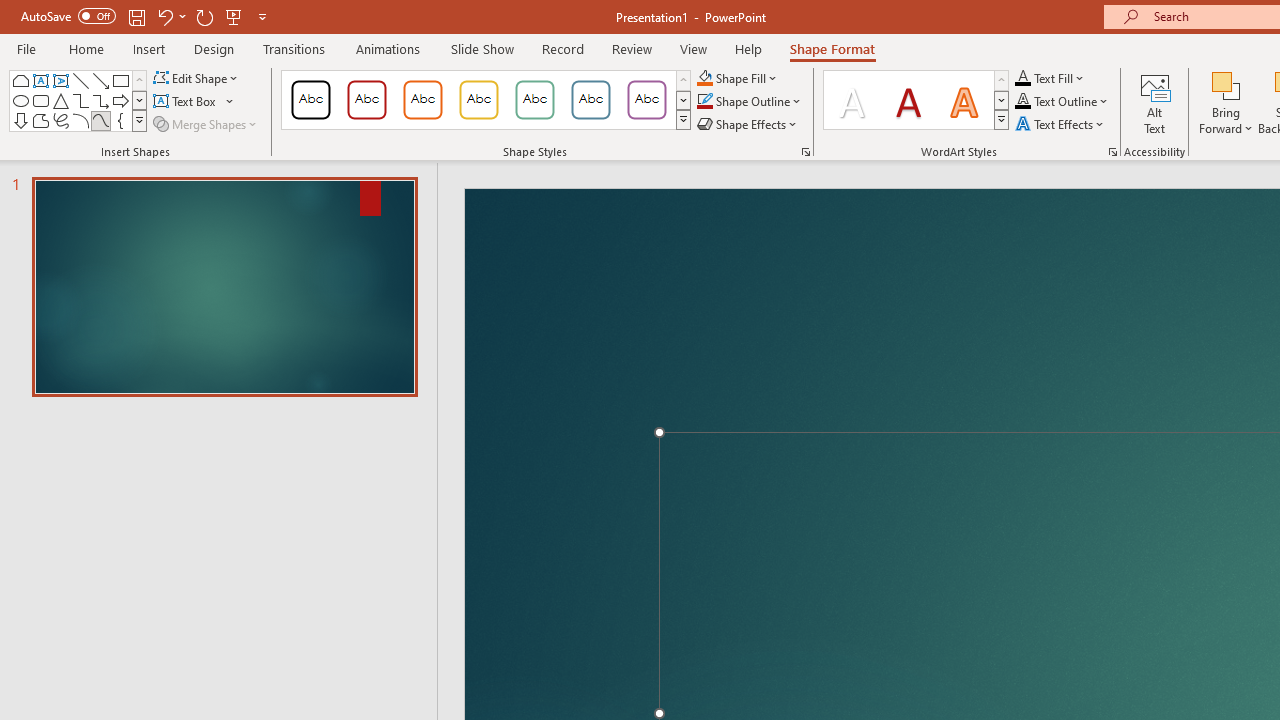  Describe the element at coordinates (630, 48) in the screenshot. I see `'Review'` at that location.